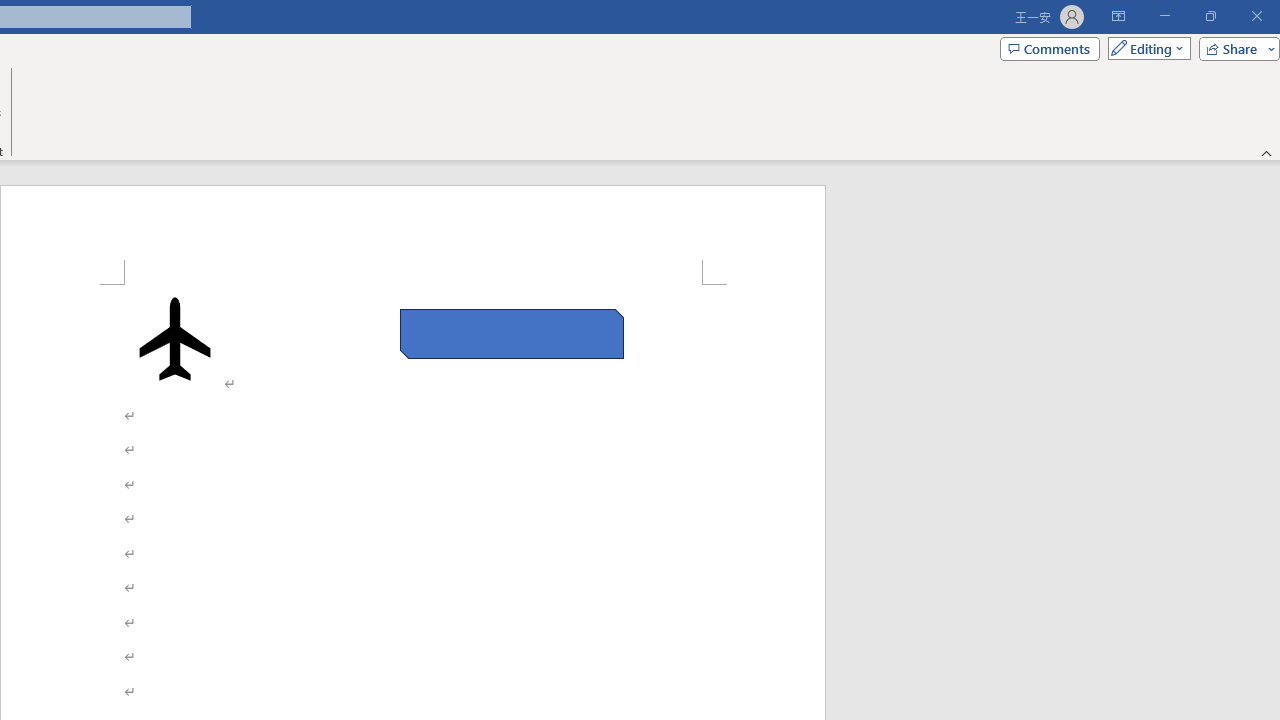 This screenshot has height=720, width=1280. What do you see at coordinates (1164, 16) in the screenshot?
I see `'Minimize'` at bounding box center [1164, 16].